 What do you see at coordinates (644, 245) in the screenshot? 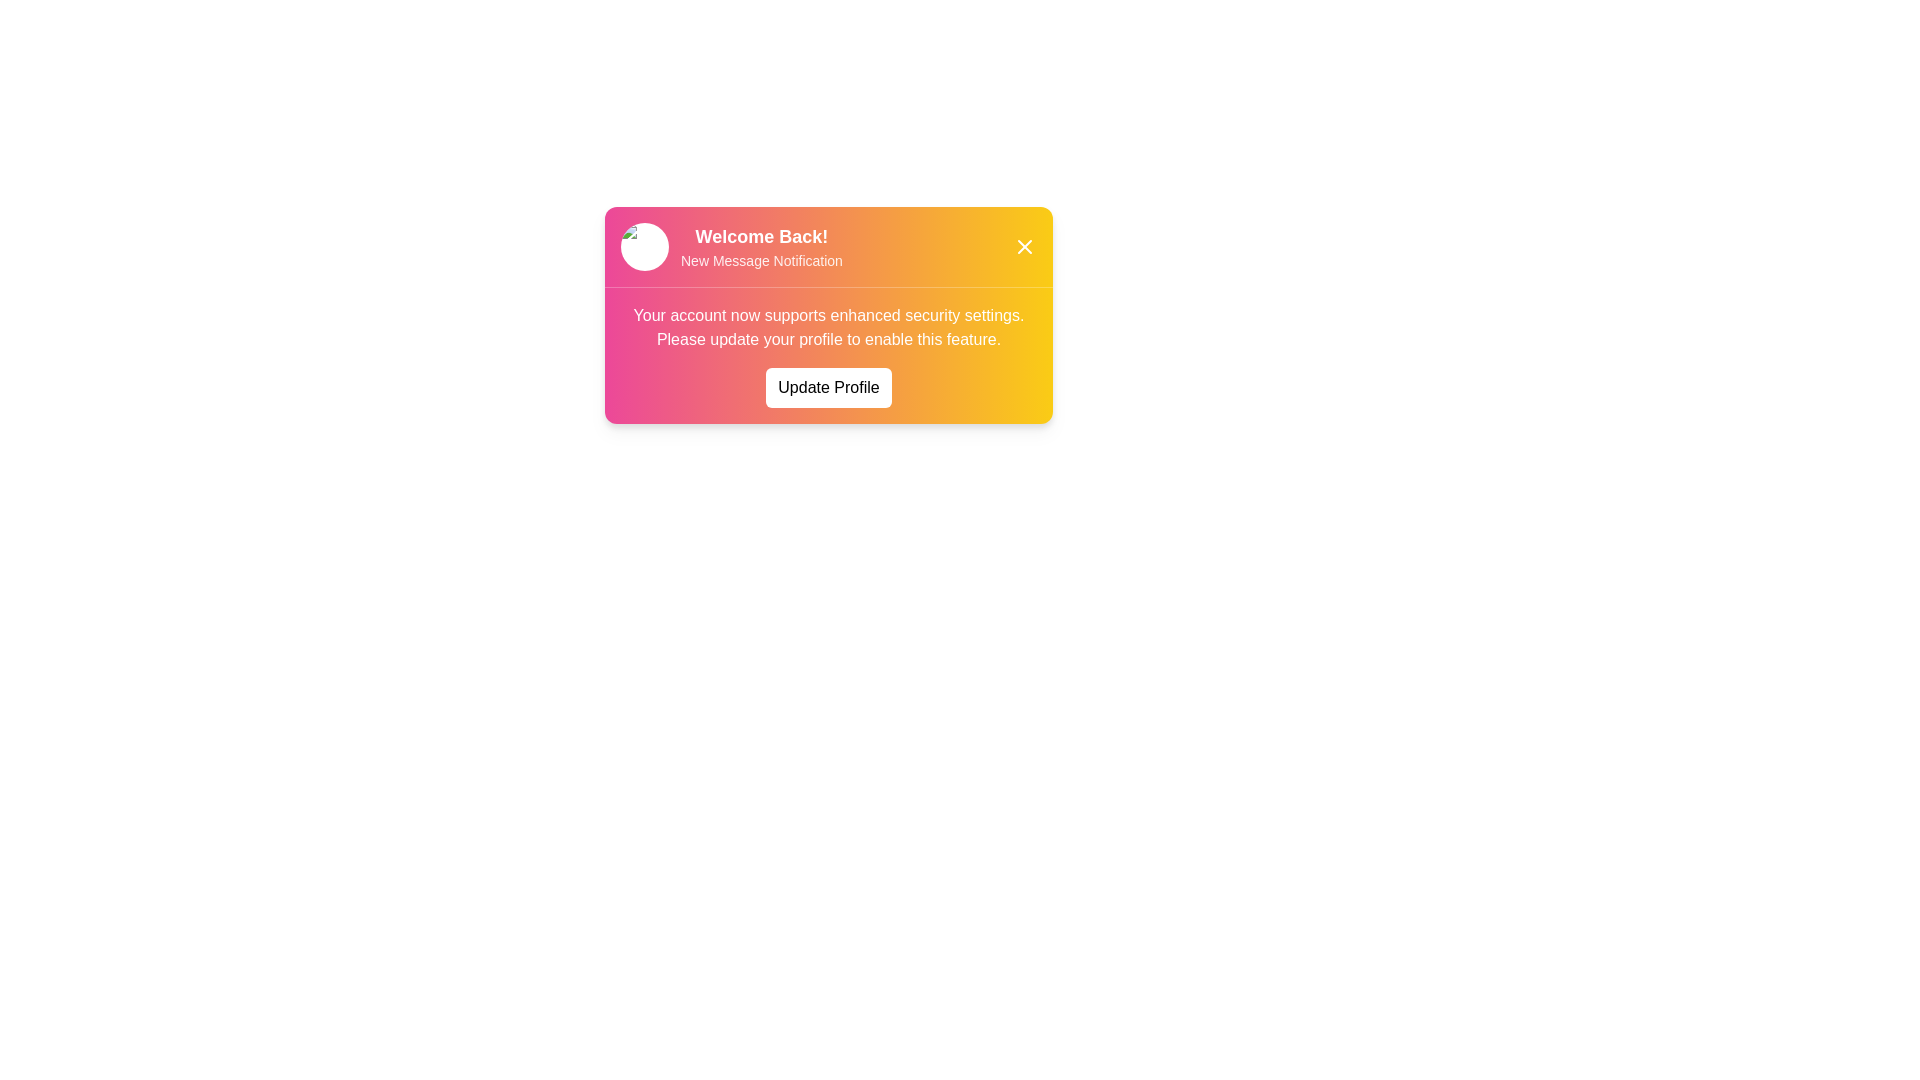
I see `the profile image to view details` at bounding box center [644, 245].